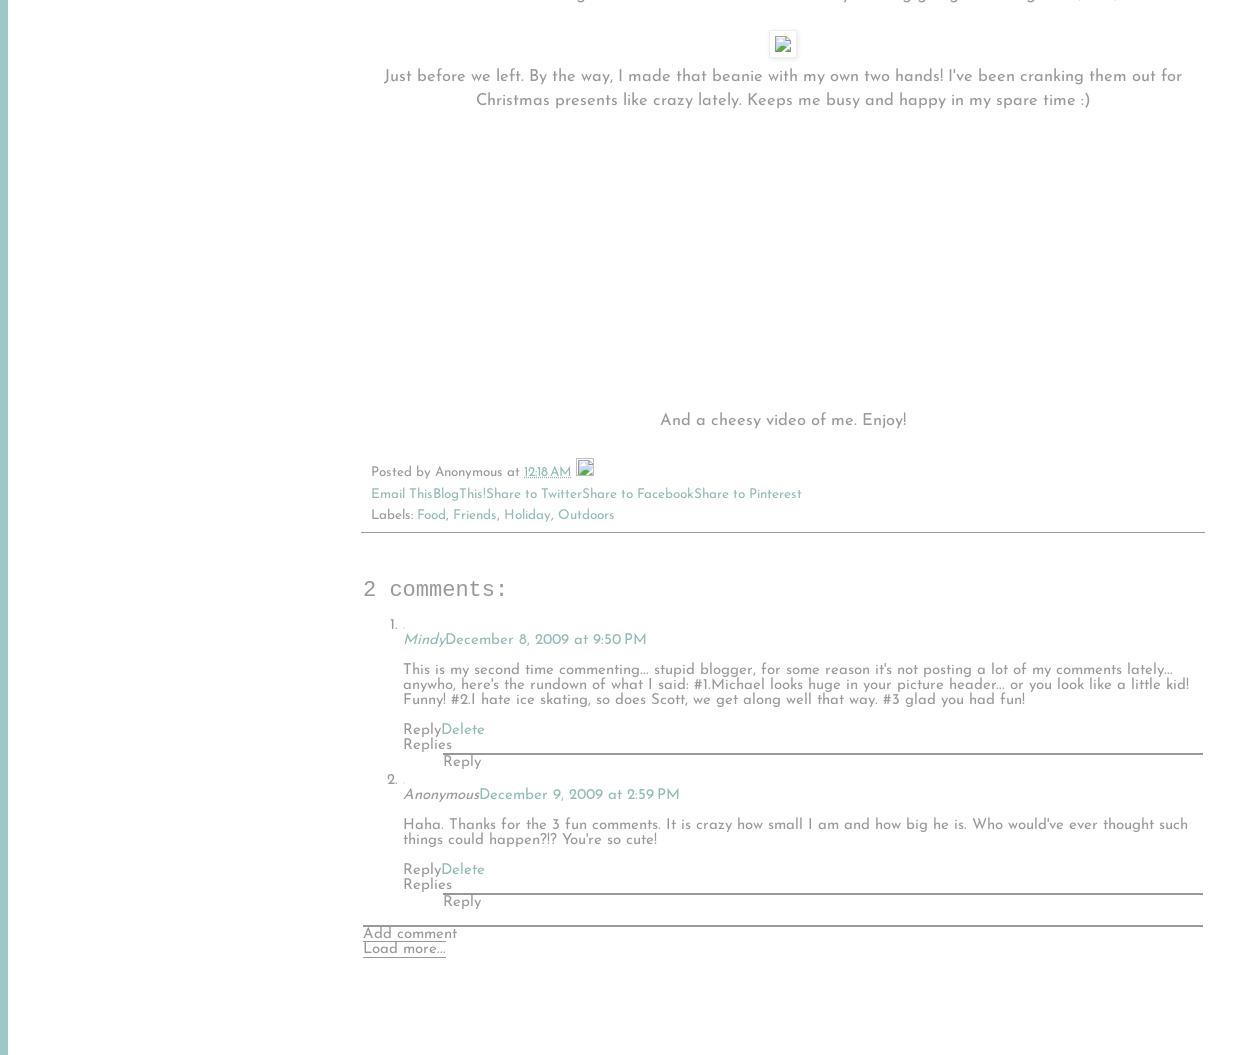 The width and height of the screenshot is (1258, 1055). What do you see at coordinates (526, 515) in the screenshot?
I see `'Holiday'` at bounding box center [526, 515].